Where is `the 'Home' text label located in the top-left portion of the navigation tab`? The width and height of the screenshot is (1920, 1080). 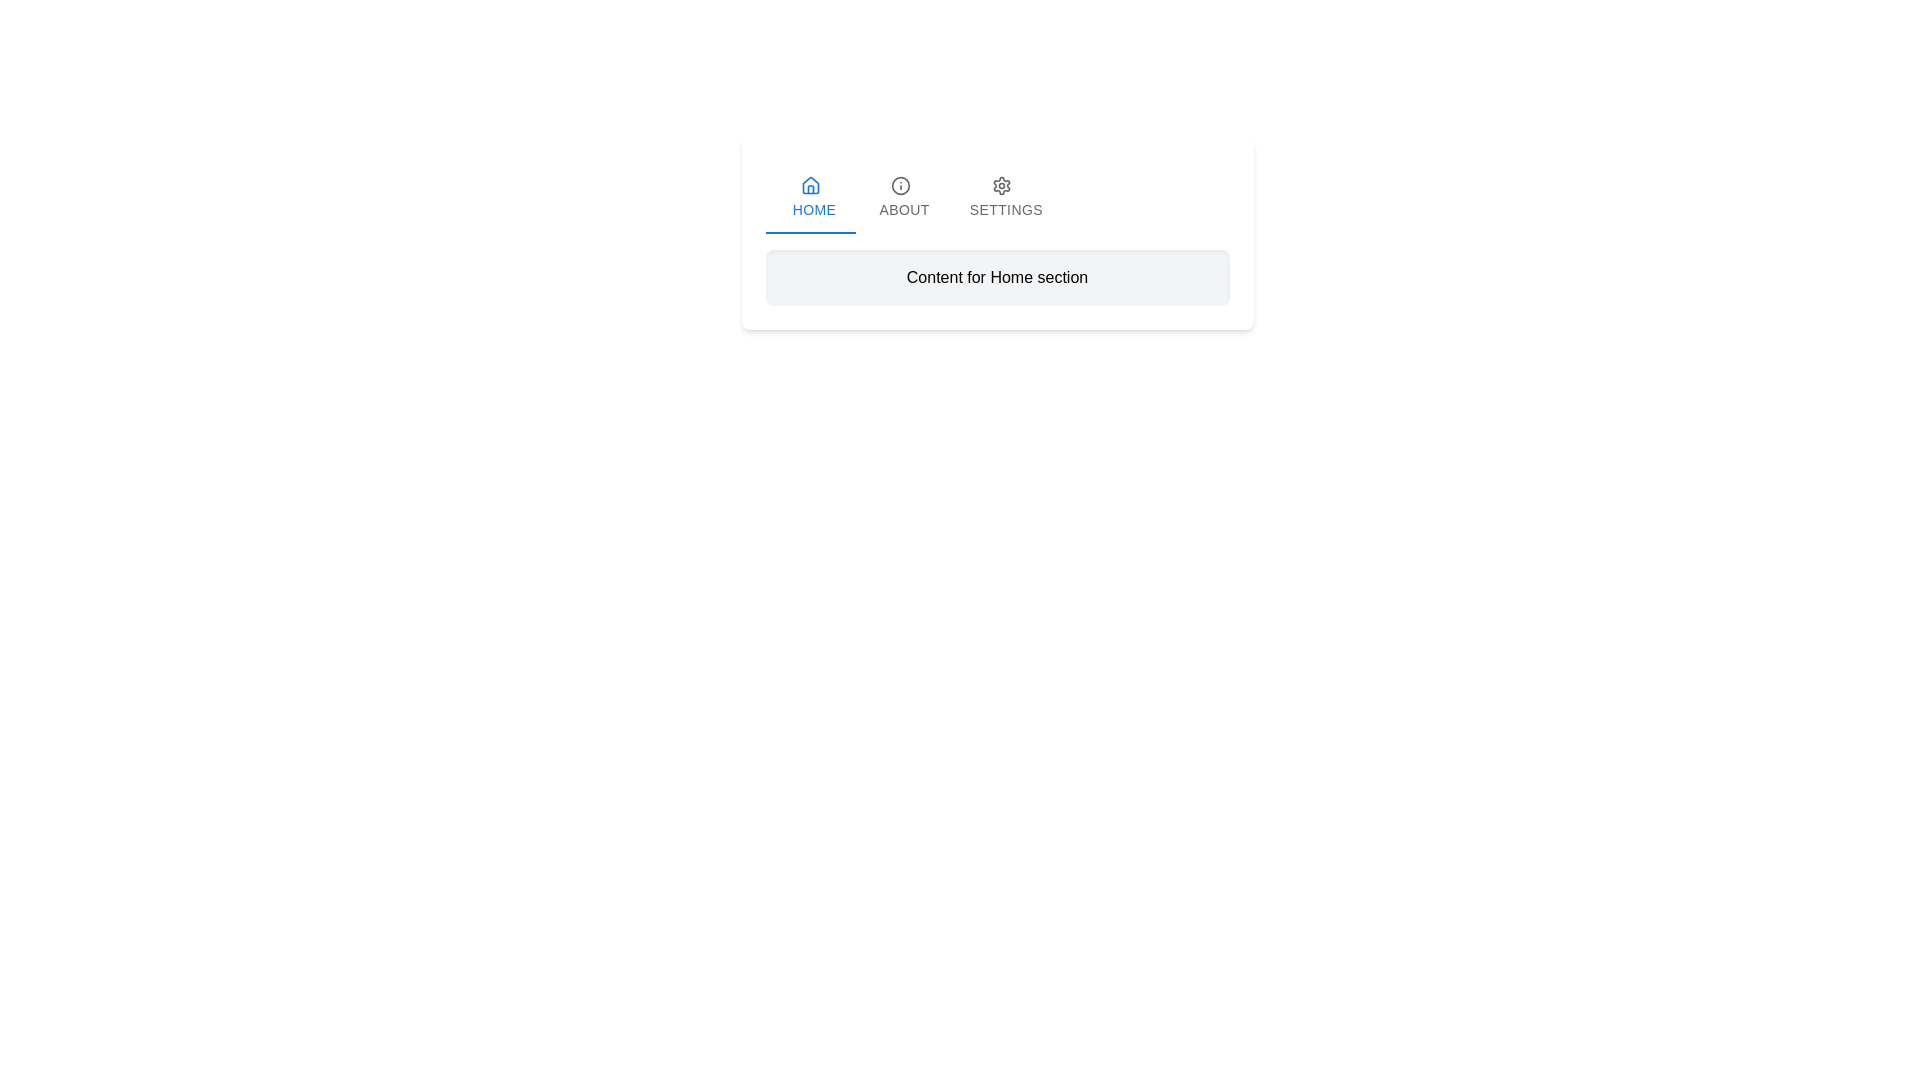 the 'Home' text label located in the top-left portion of the navigation tab is located at coordinates (814, 211).